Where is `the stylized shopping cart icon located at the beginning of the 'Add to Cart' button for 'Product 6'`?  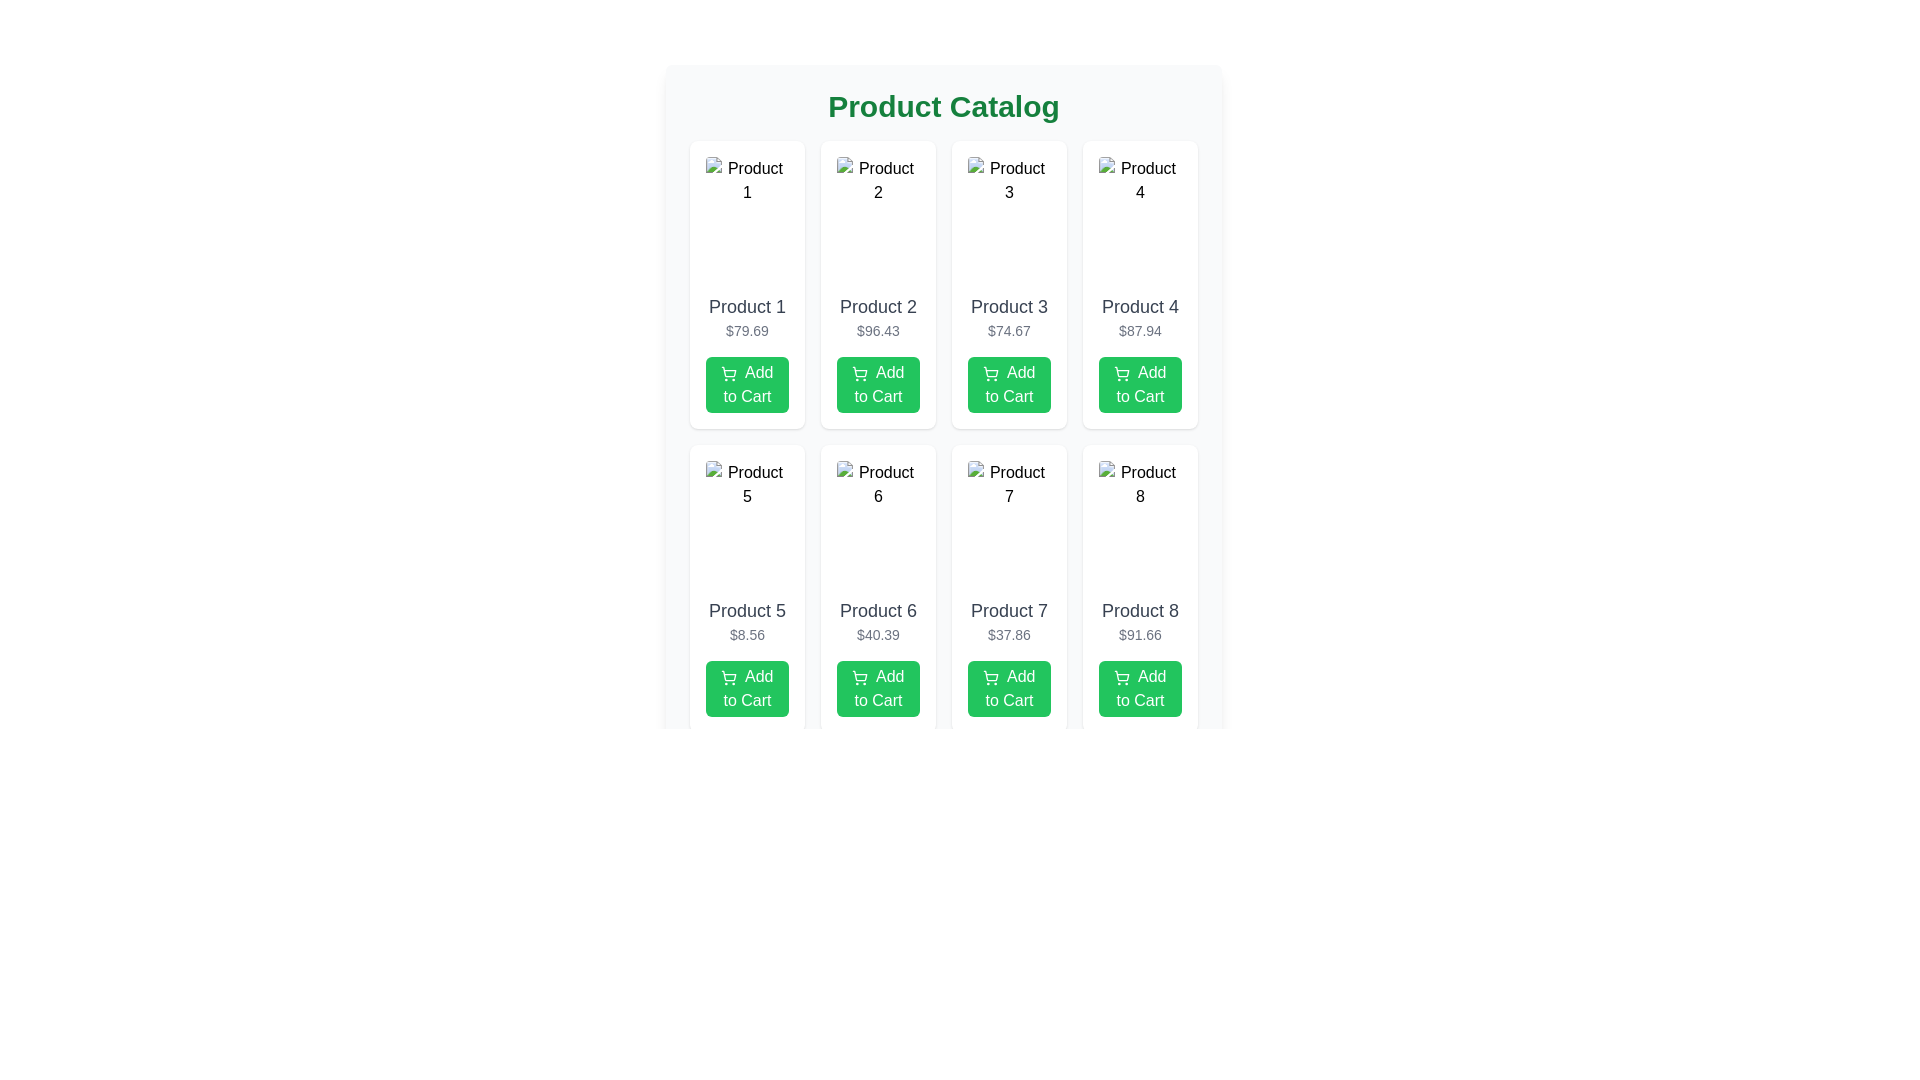
the stylized shopping cart icon located at the beginning of the 'Add to Cart' button for 'Product 6' is located at coordinates (860, 675).